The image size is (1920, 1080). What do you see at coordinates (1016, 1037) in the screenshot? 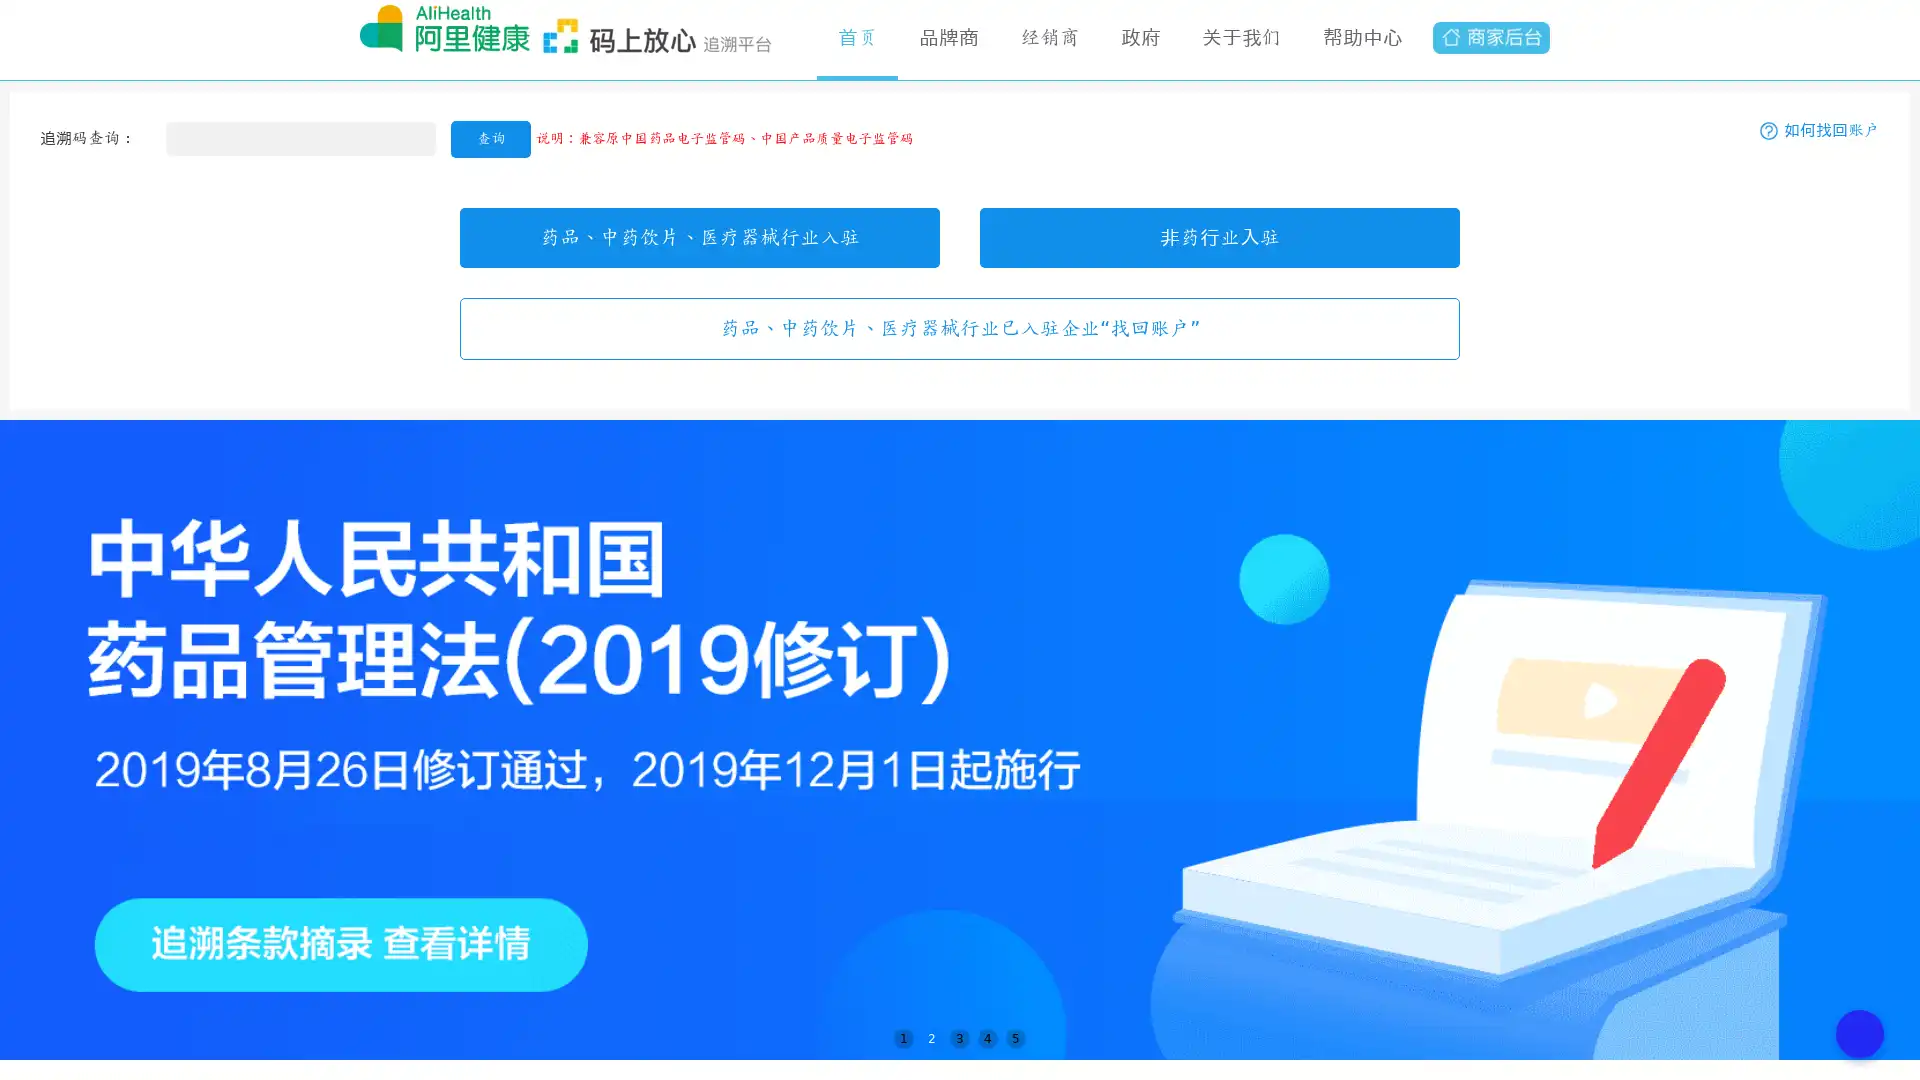
I see `Go to slide 5` at bounding box center [1016, 1037].